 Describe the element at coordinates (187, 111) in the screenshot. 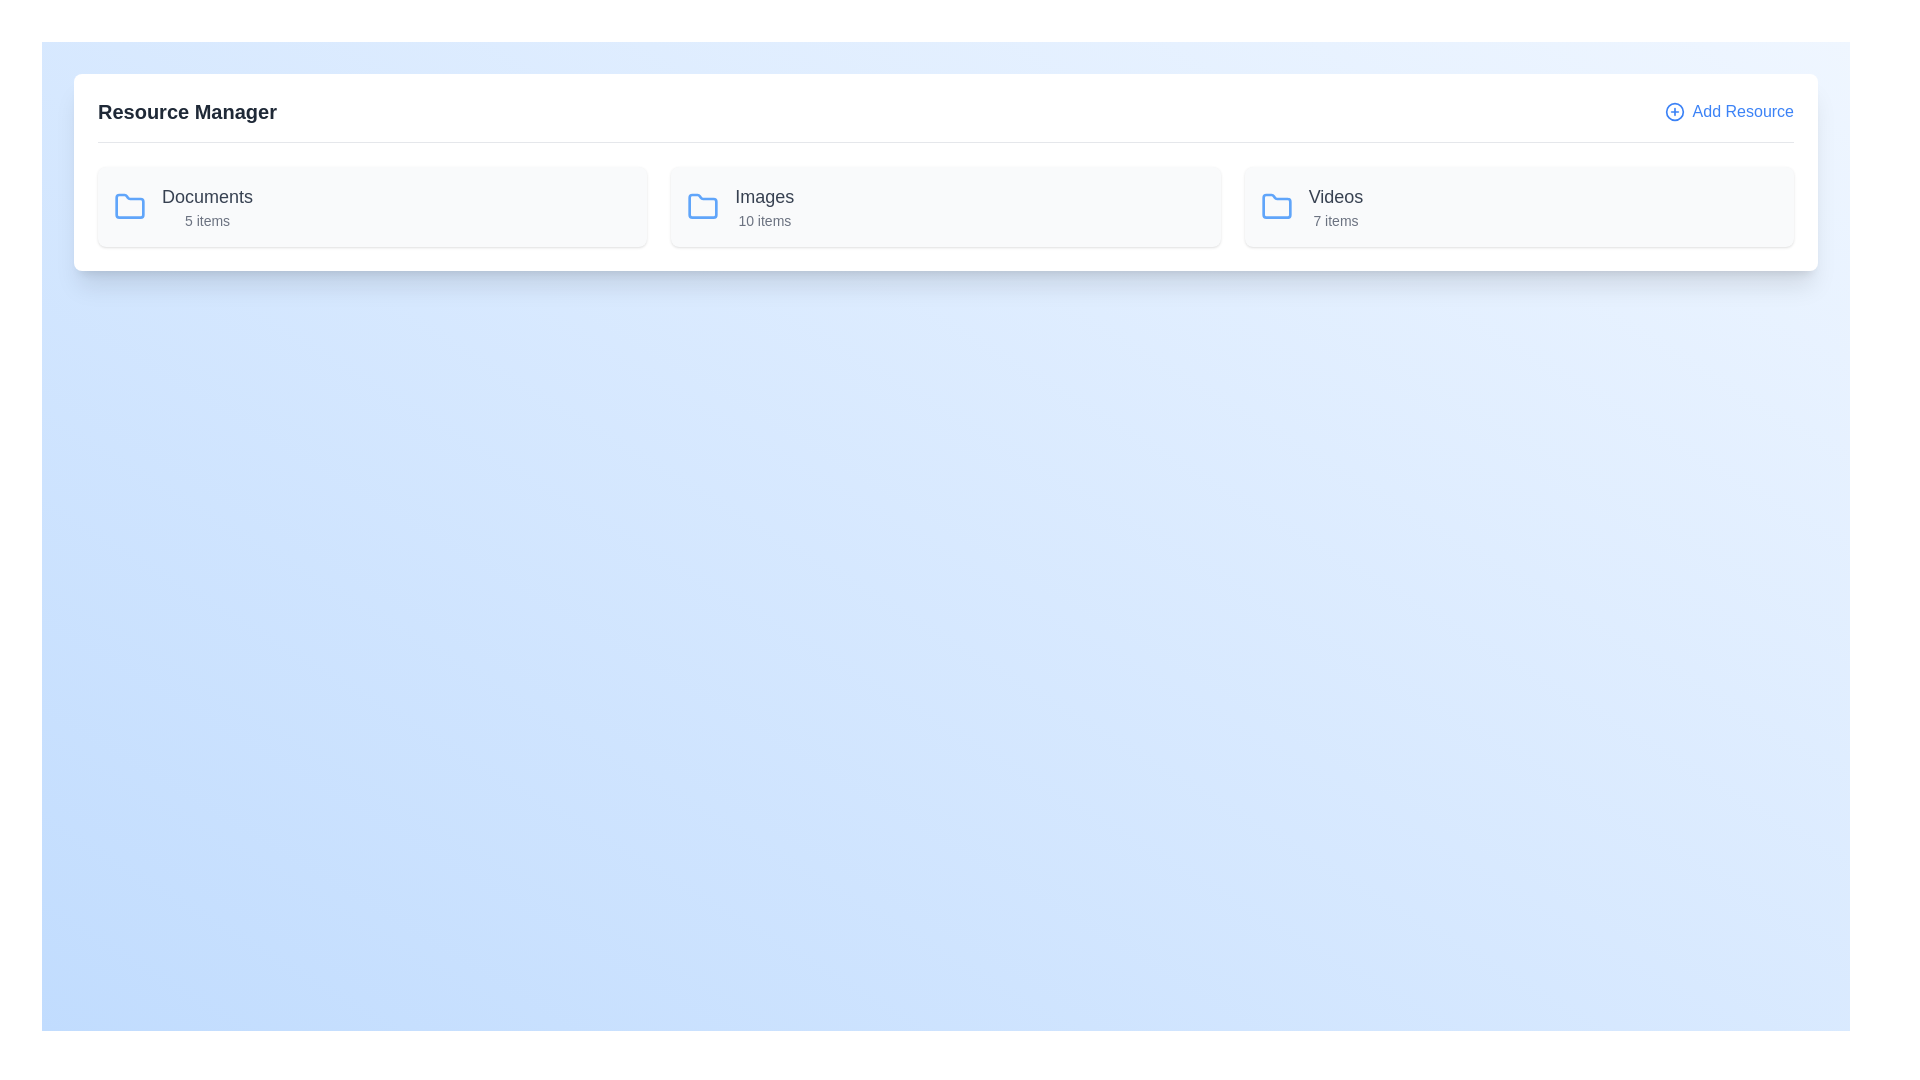

I see `the 'Resource Manager' text label, which is styled with a larger, bold font in dark grey and is located at the top-left section of the interface` at that location.